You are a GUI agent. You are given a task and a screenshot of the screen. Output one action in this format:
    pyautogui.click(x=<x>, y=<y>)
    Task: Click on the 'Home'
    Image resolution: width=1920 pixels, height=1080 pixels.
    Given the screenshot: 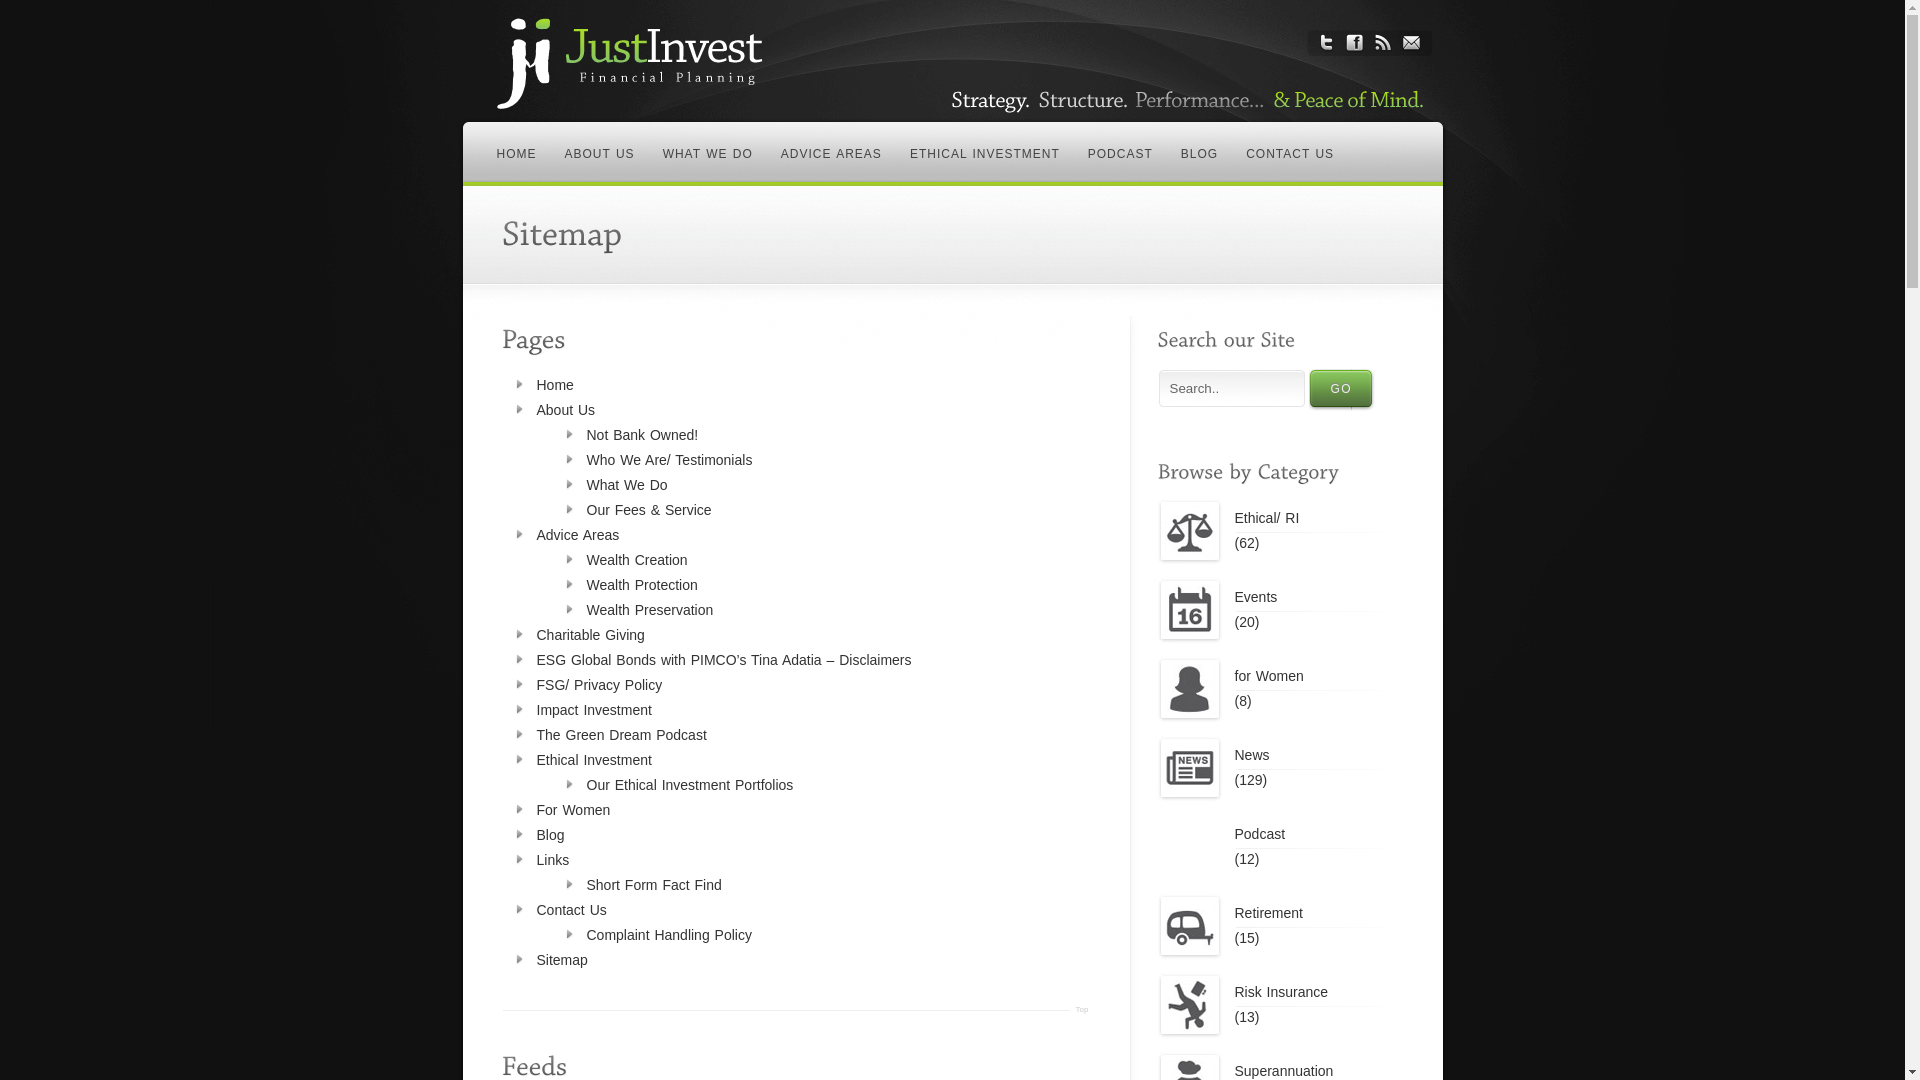 What is the action you would take?
    pyautogui.click(x=554, y=385)
    